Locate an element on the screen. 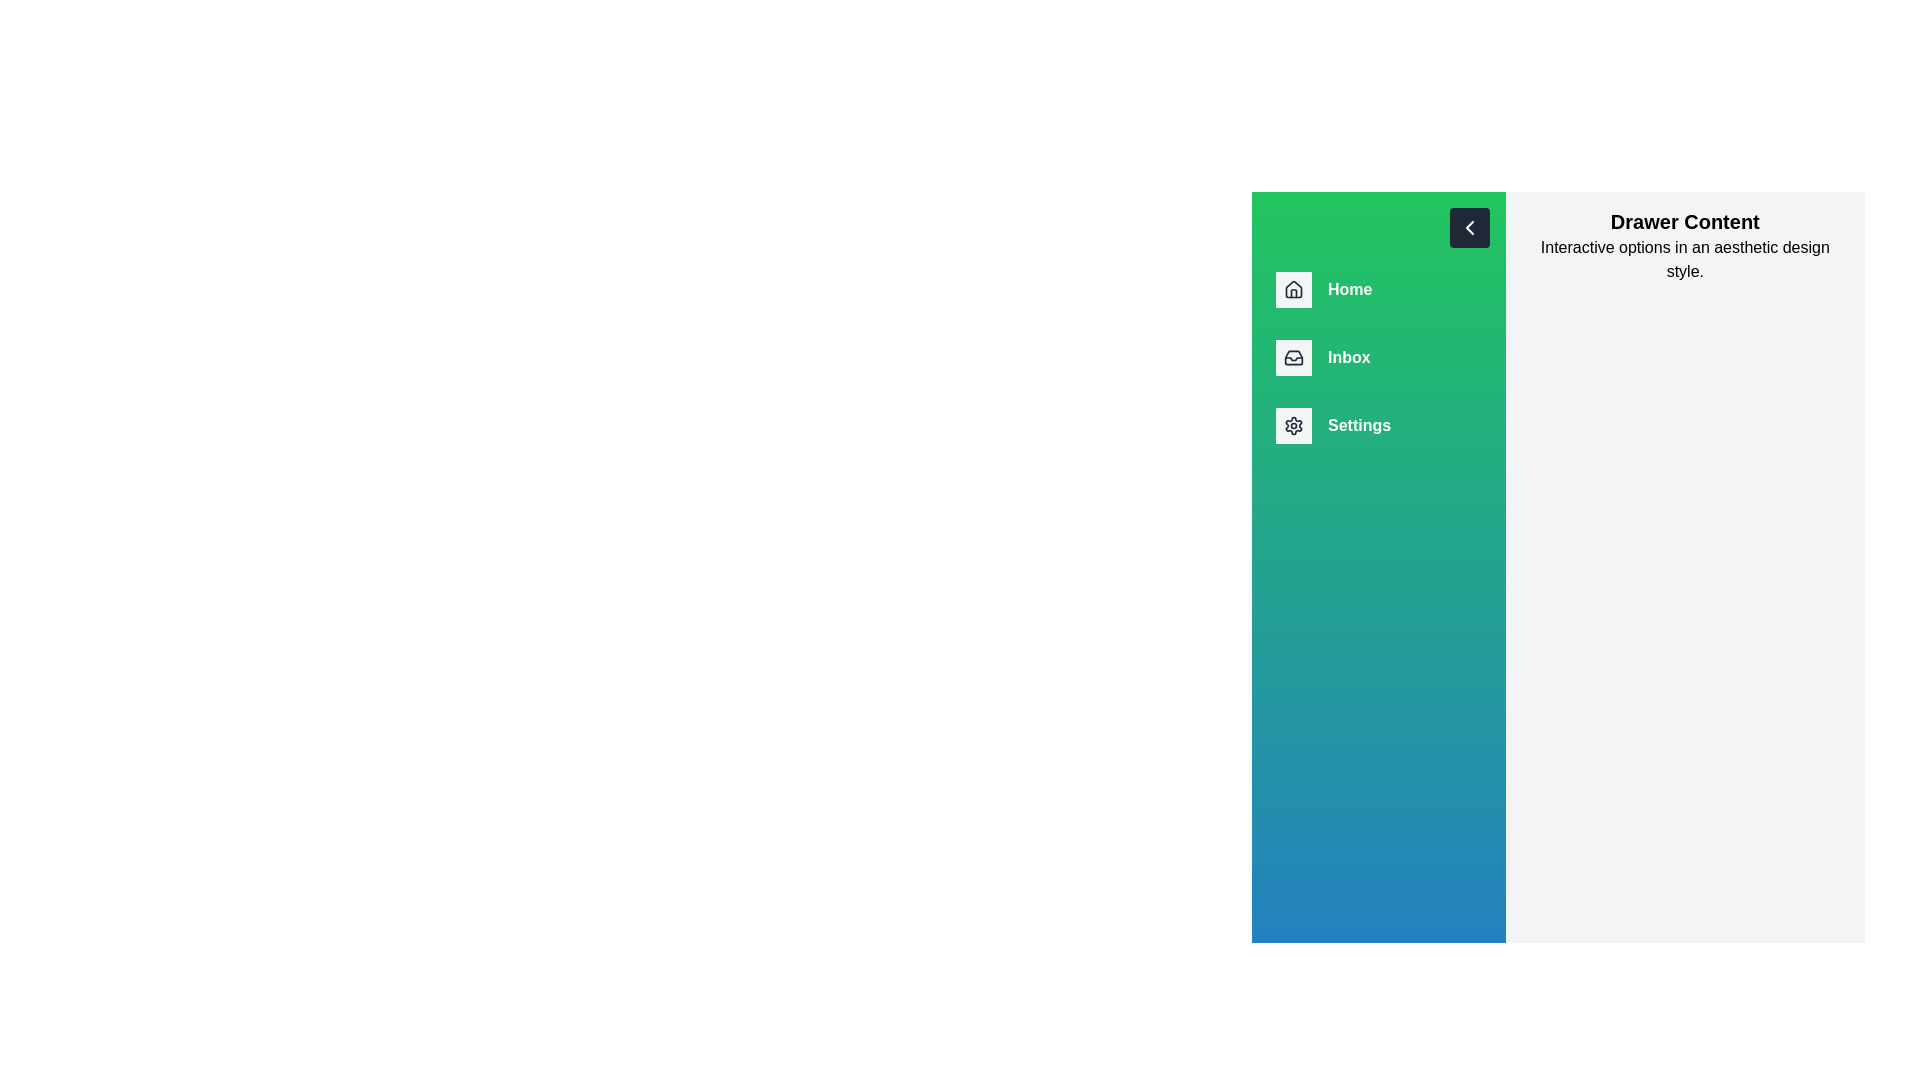 The height and width of the screenshot is (1080, 1920). the navigation item Home from the drawer is located at coordinates (1376, 289).